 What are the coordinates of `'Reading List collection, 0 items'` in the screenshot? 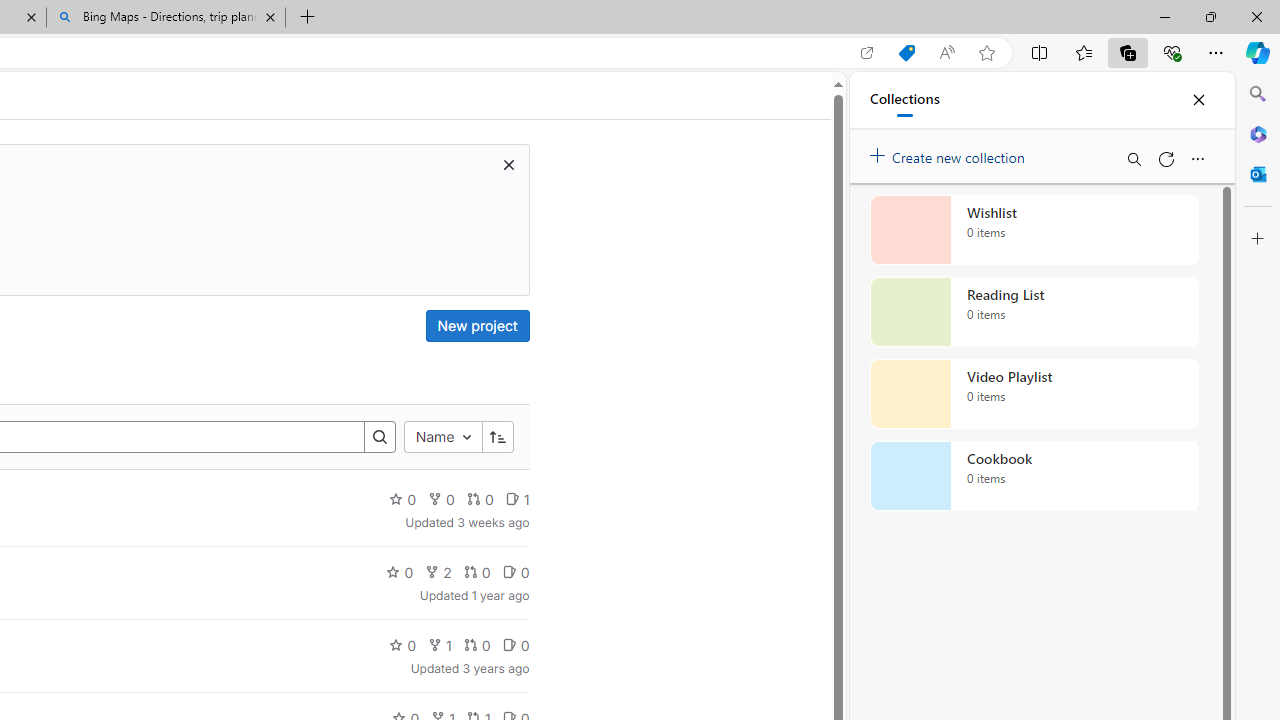 It's located at (1034, 312).